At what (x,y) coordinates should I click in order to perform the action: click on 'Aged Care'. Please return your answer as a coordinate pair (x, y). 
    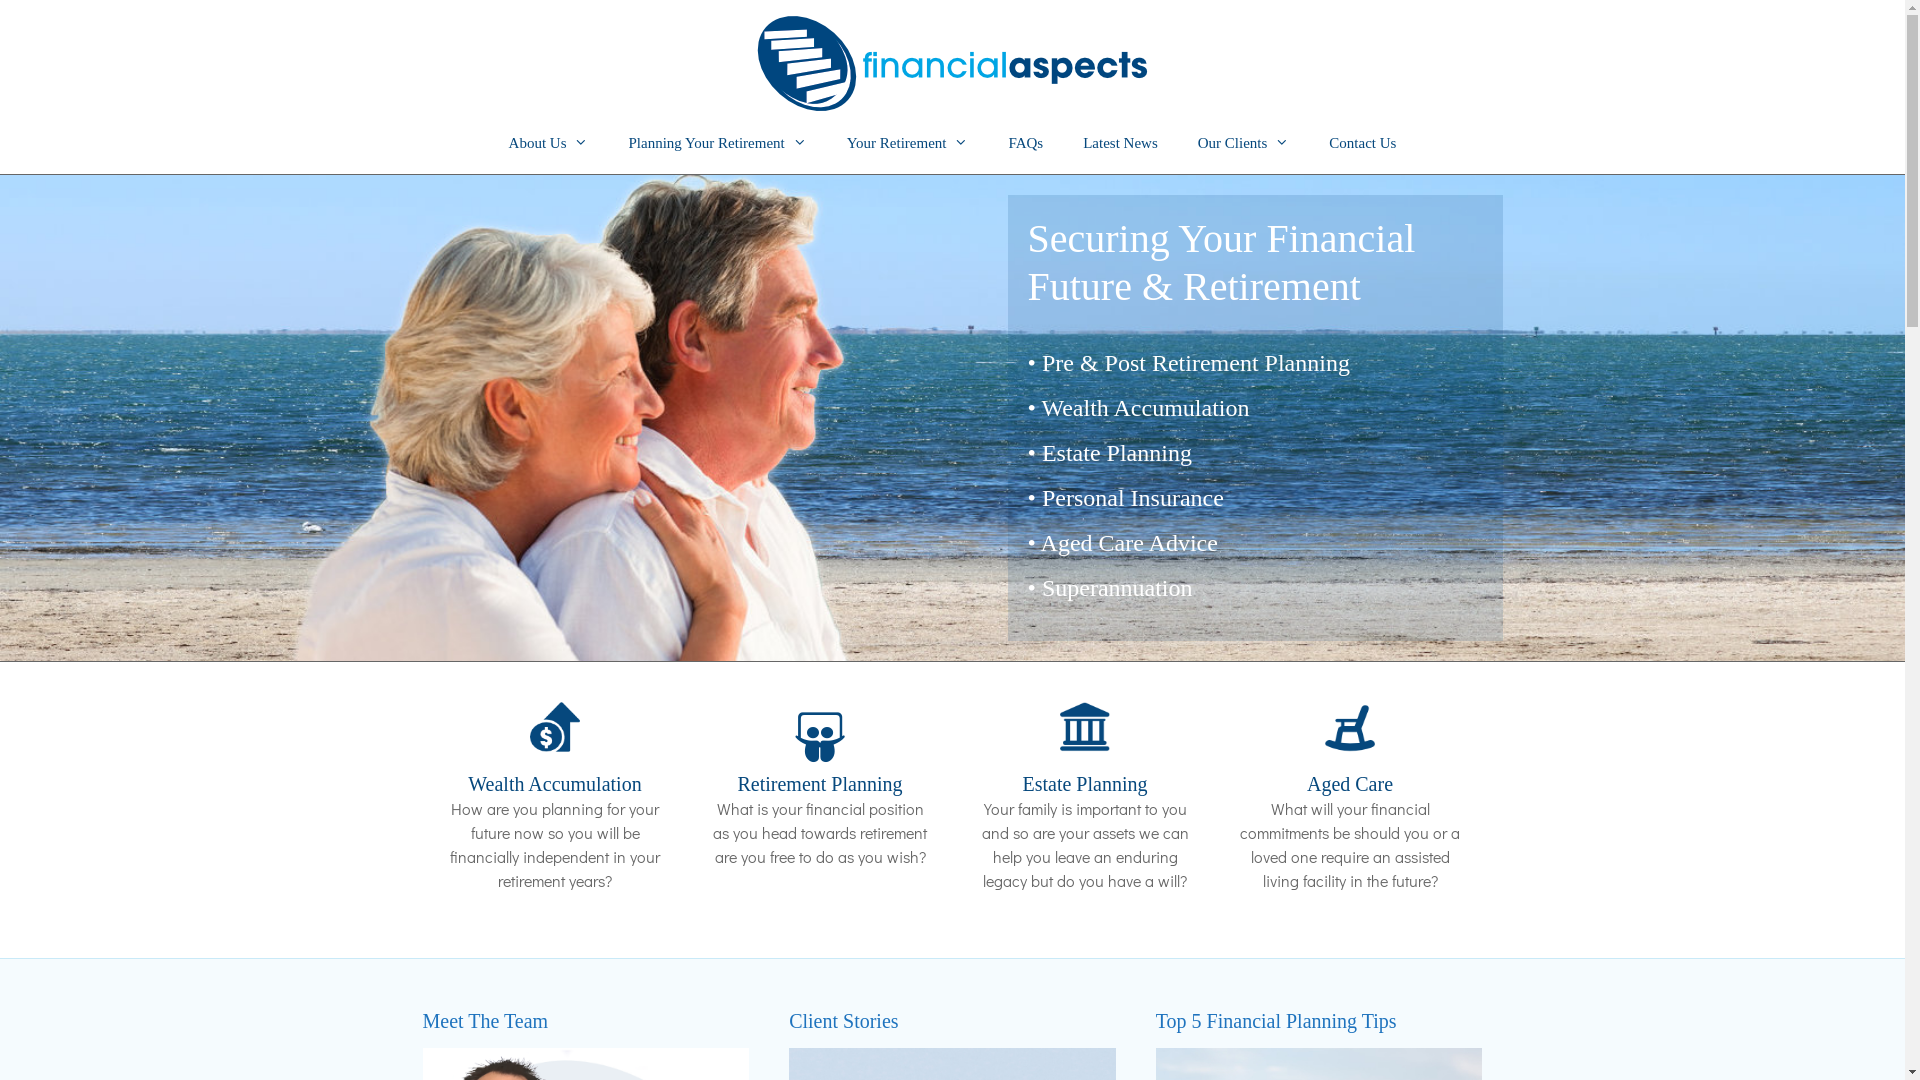
    Looking at the image, I should click on (1350, 782).